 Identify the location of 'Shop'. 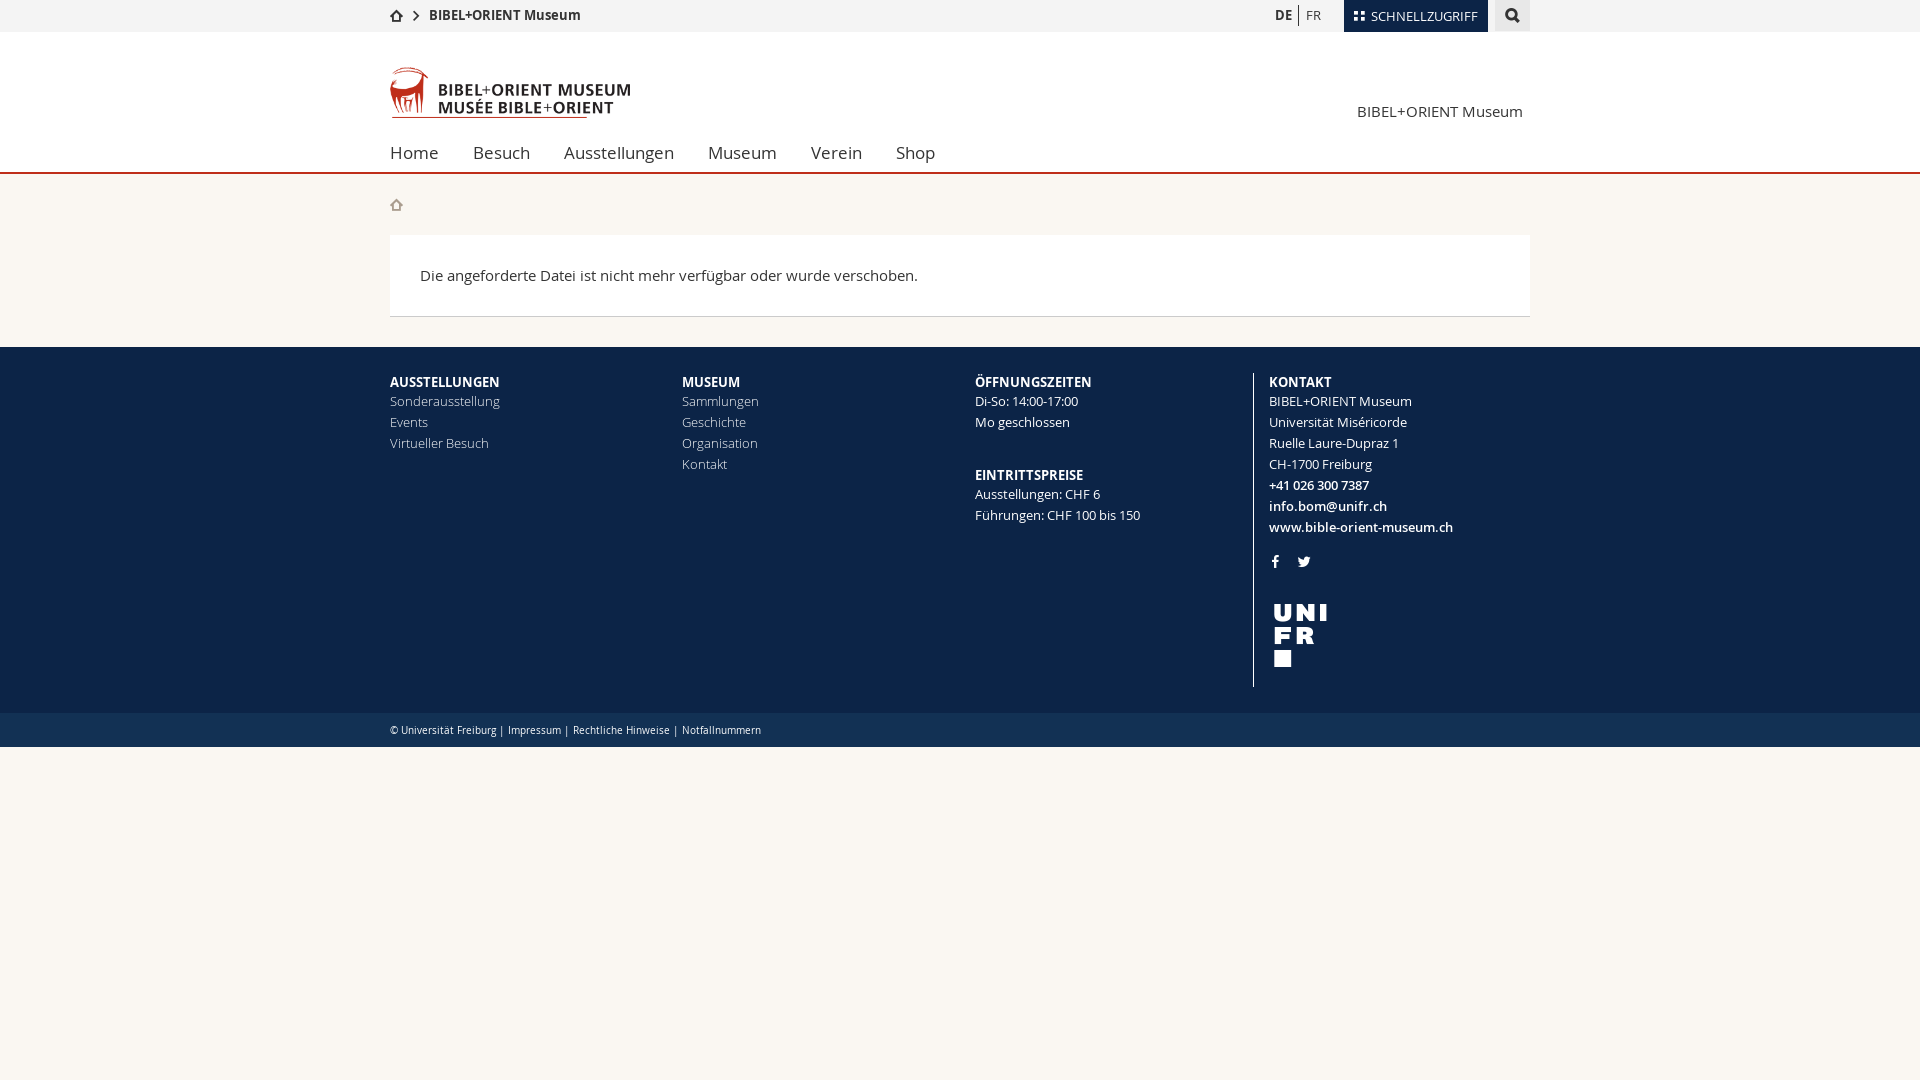
(914, 152).